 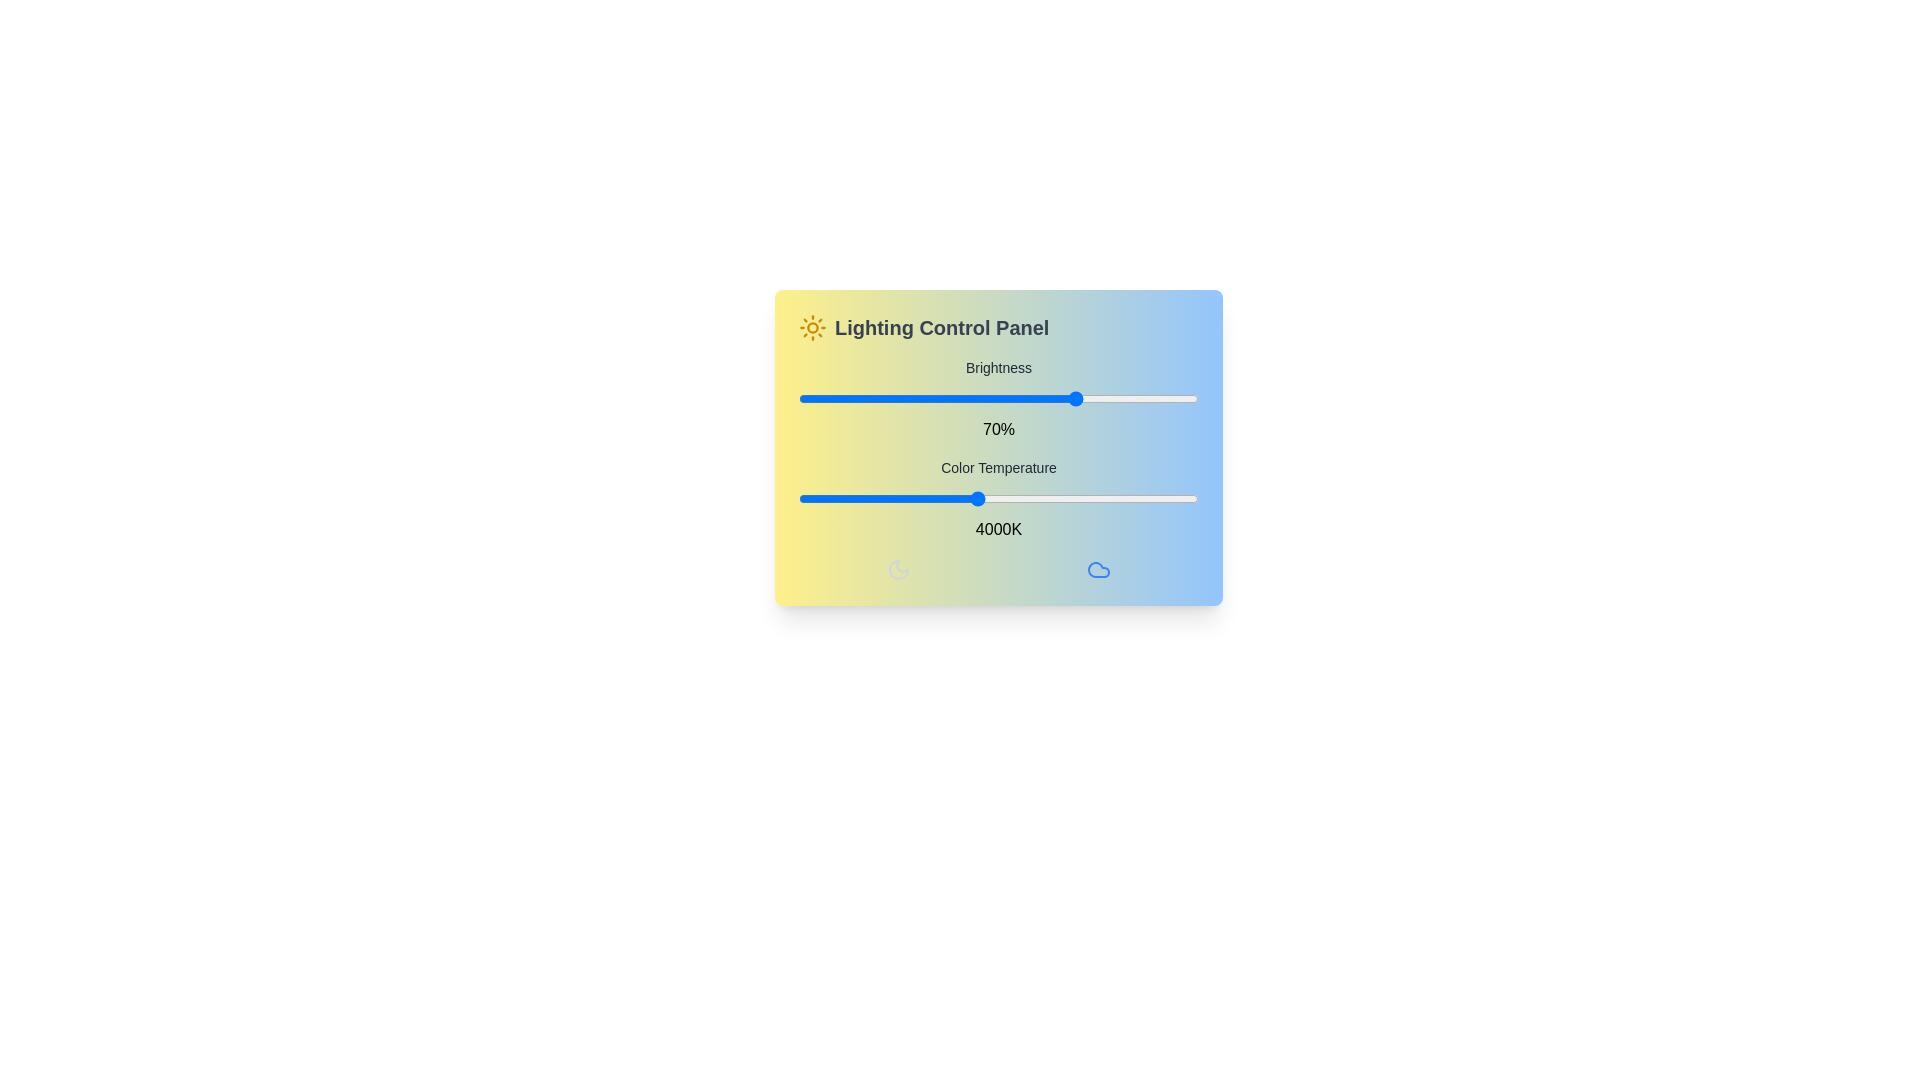 What do you see at coordinates (829, 497) in the screenshot?
I see `the color temperature slider to 2340 K` at bounding box center [829, 497].